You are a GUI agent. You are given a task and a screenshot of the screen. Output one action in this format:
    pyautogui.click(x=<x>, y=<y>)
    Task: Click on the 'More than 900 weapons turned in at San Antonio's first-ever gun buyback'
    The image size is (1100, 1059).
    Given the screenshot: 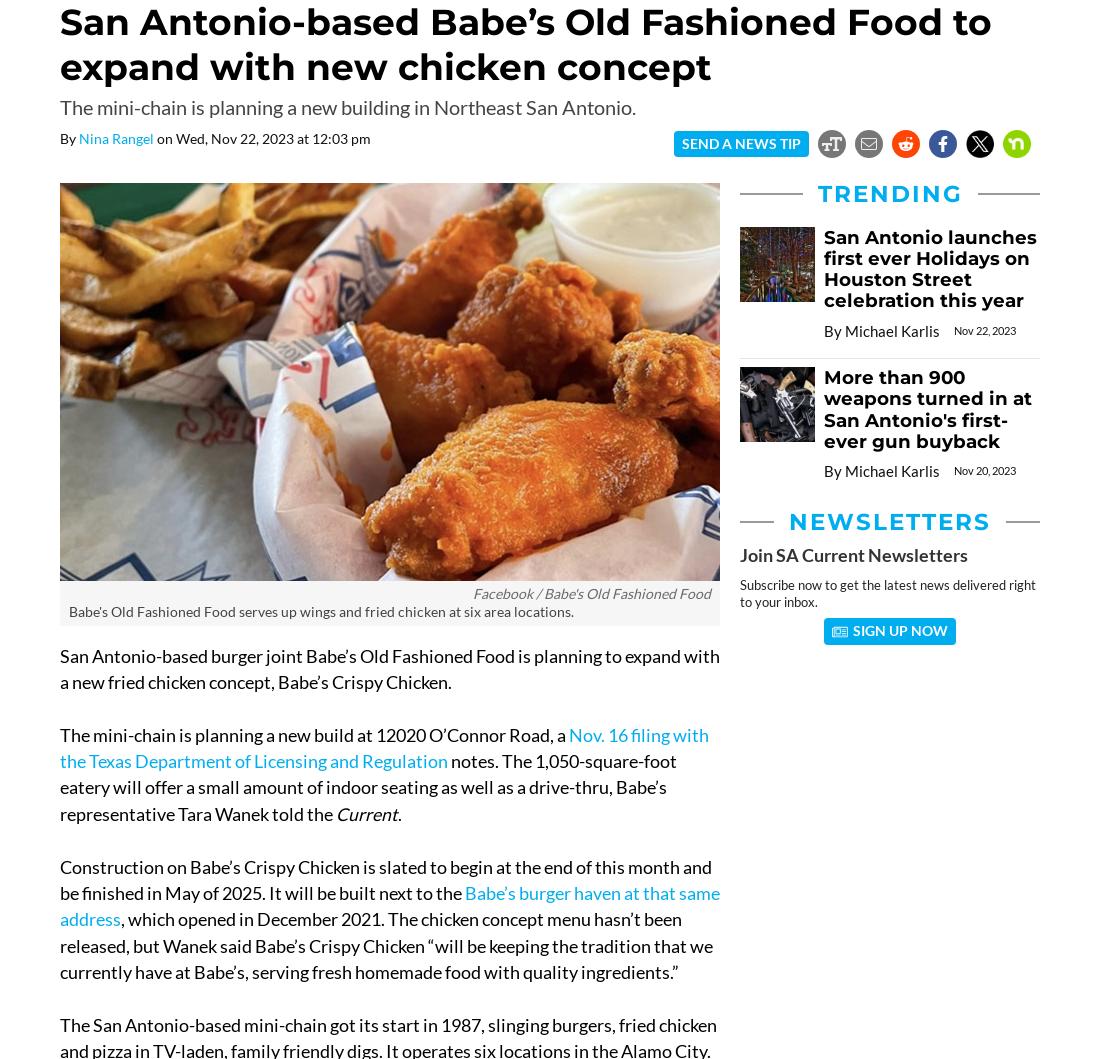 What is the action you would take?
    pyautogui.click(x=824, y=407)
    